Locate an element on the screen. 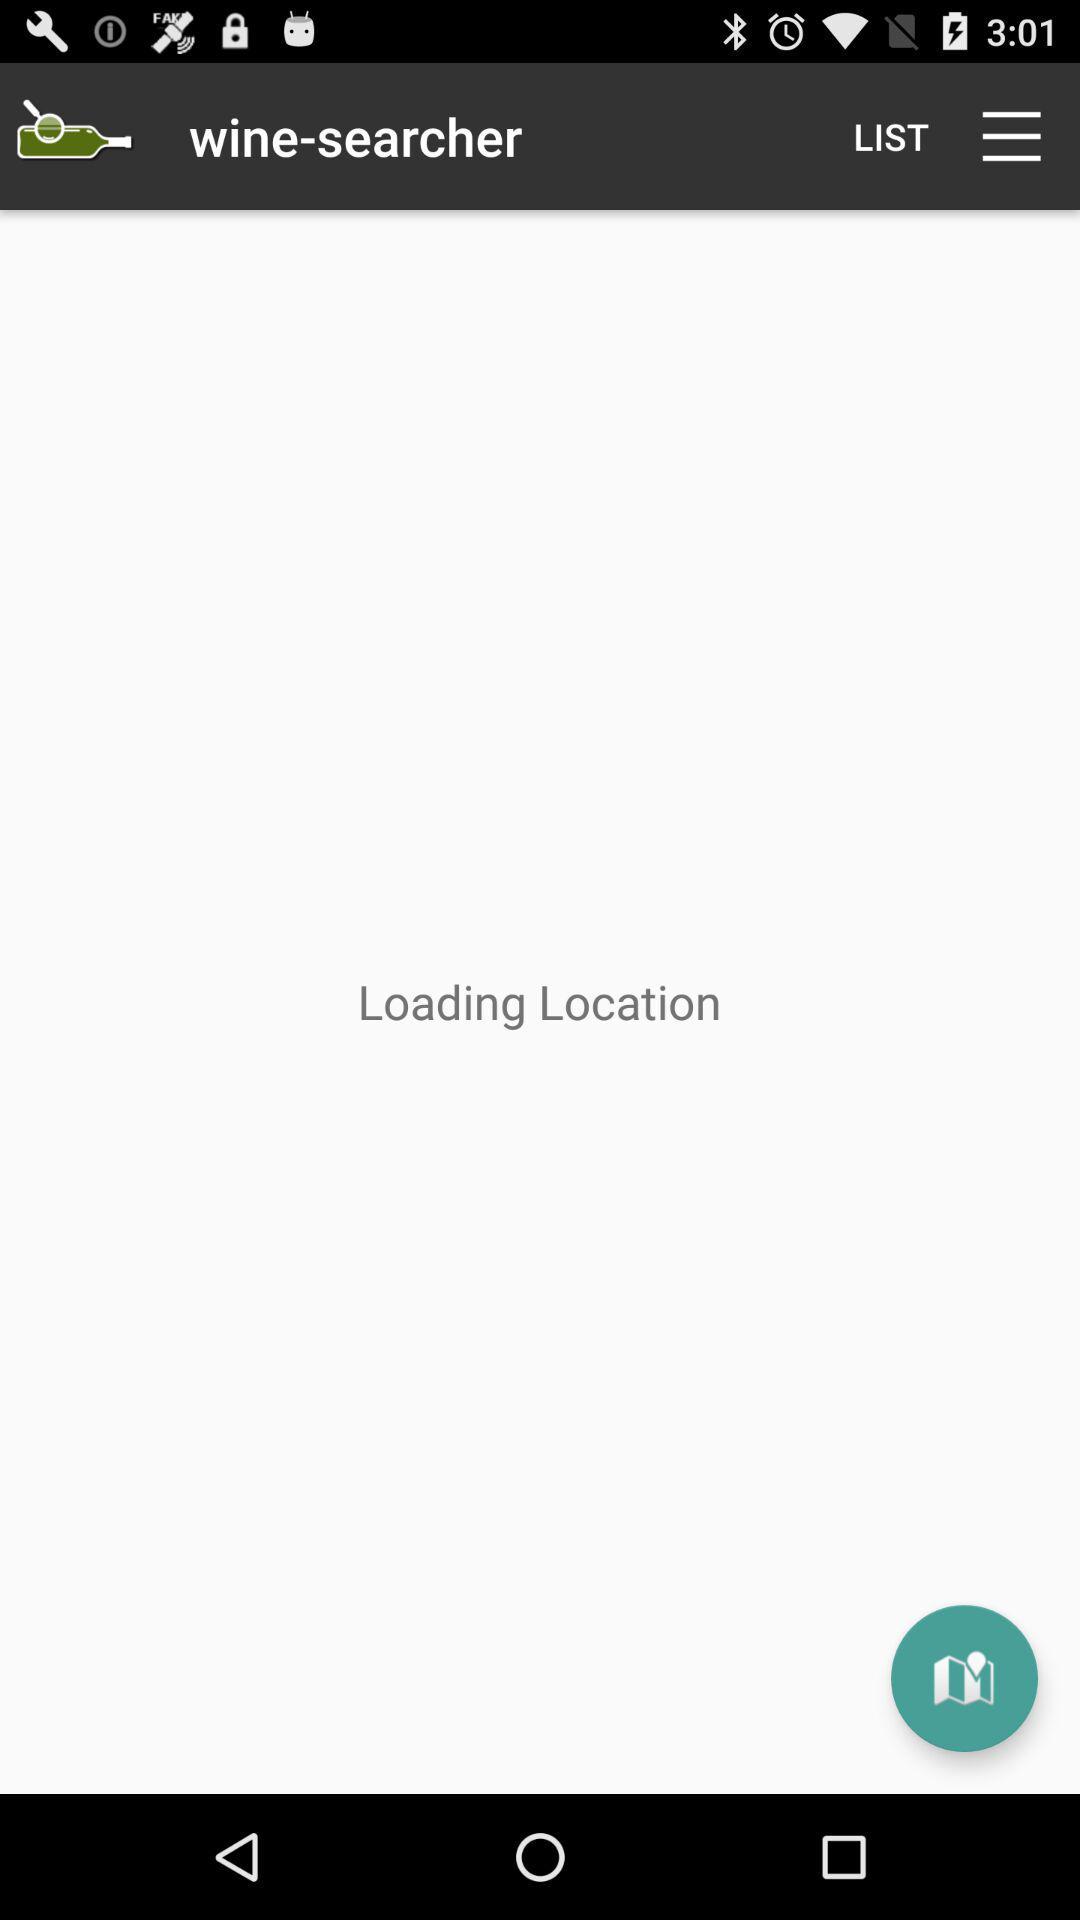  the icon below list icon is located at coordinates (963, 1678).